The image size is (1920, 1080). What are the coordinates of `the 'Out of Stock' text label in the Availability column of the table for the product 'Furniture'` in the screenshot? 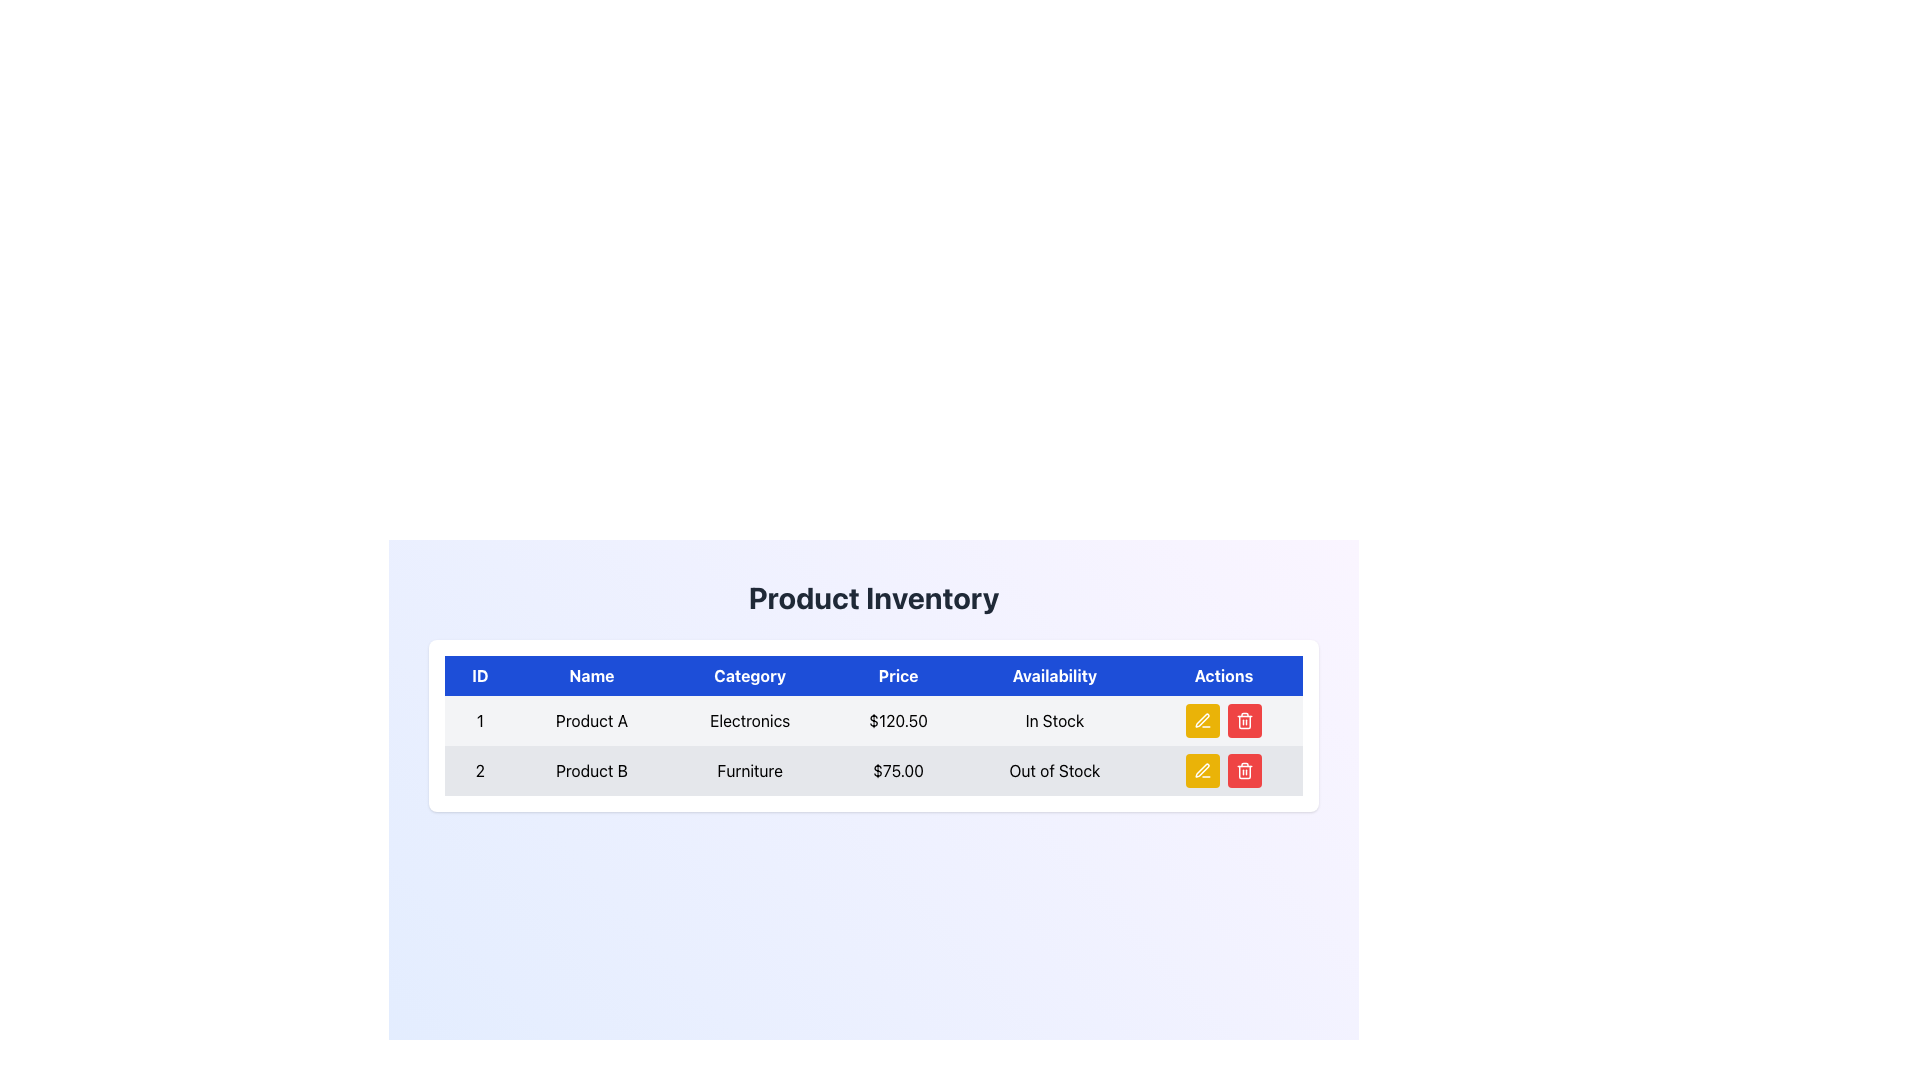 It's located at (1053, 770).